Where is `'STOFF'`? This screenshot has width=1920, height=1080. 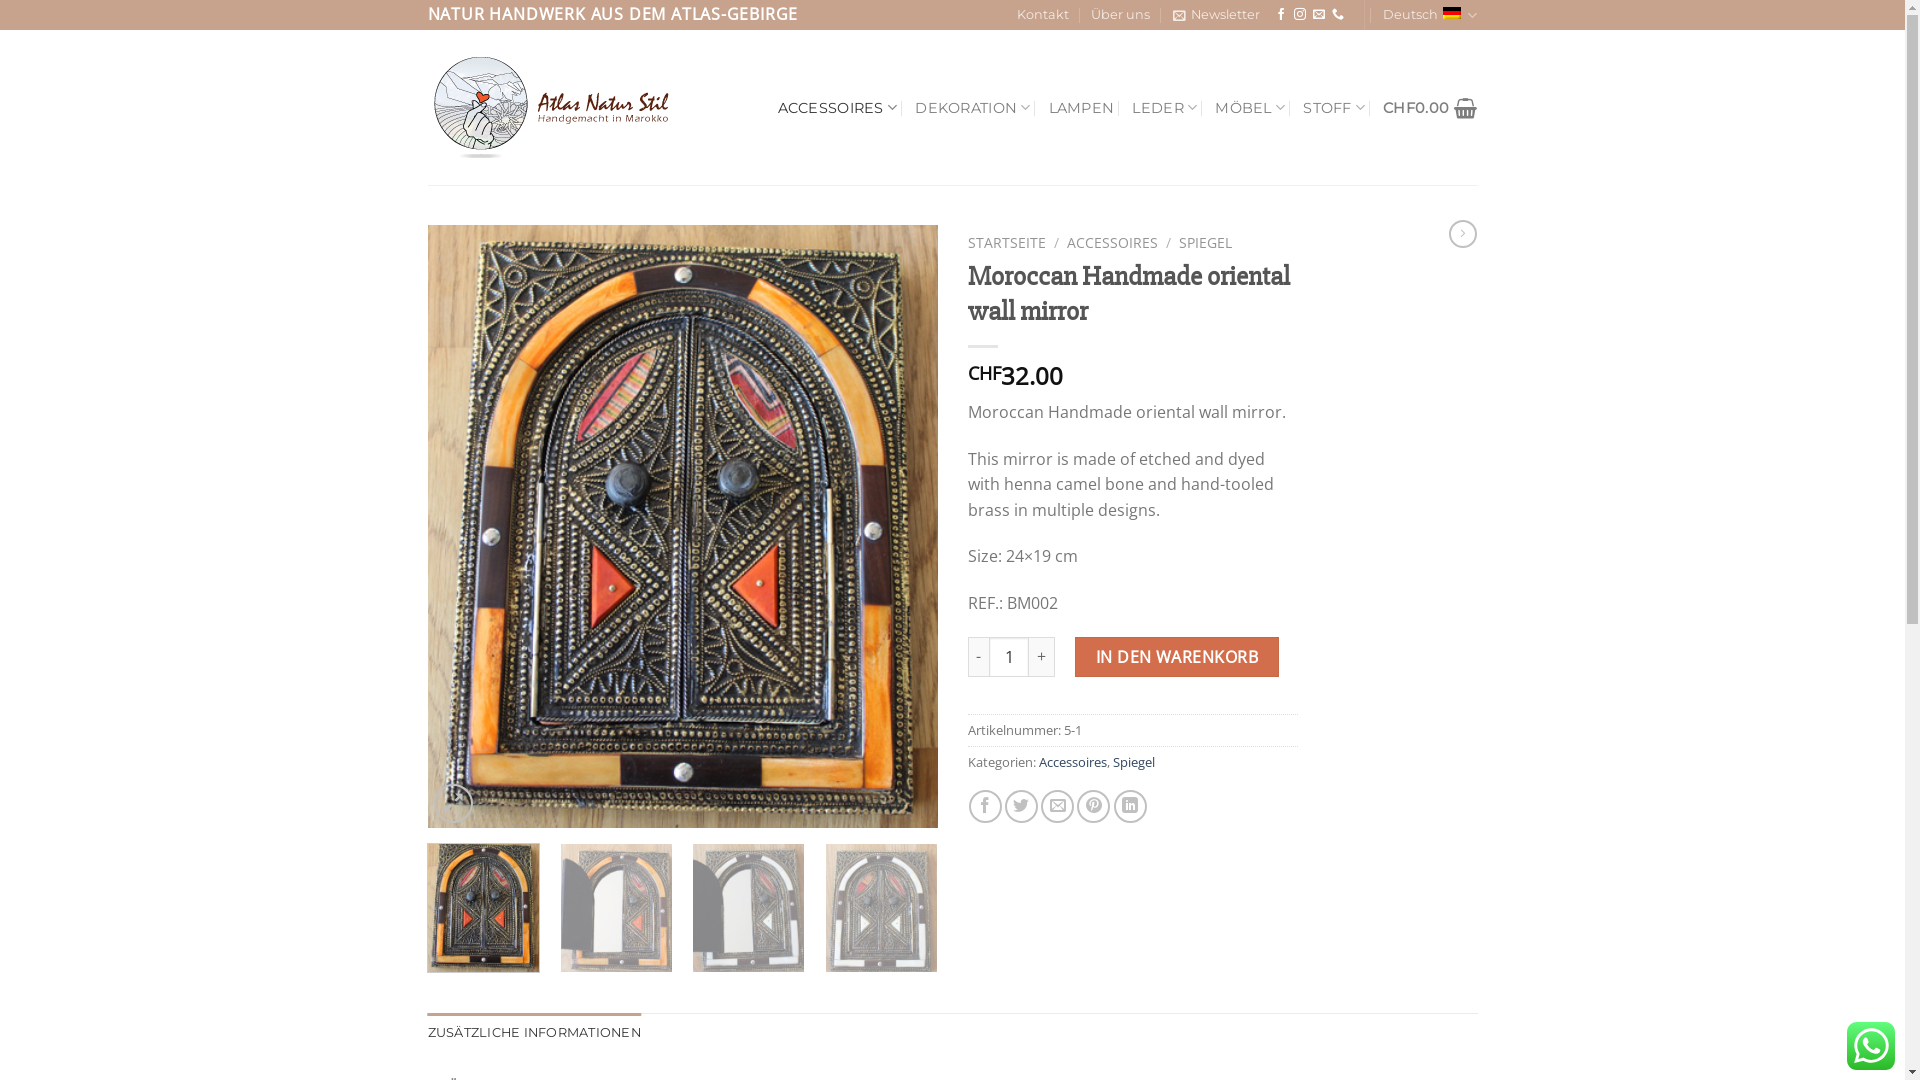 'STOFF' is located at coordinates (1334, 107).